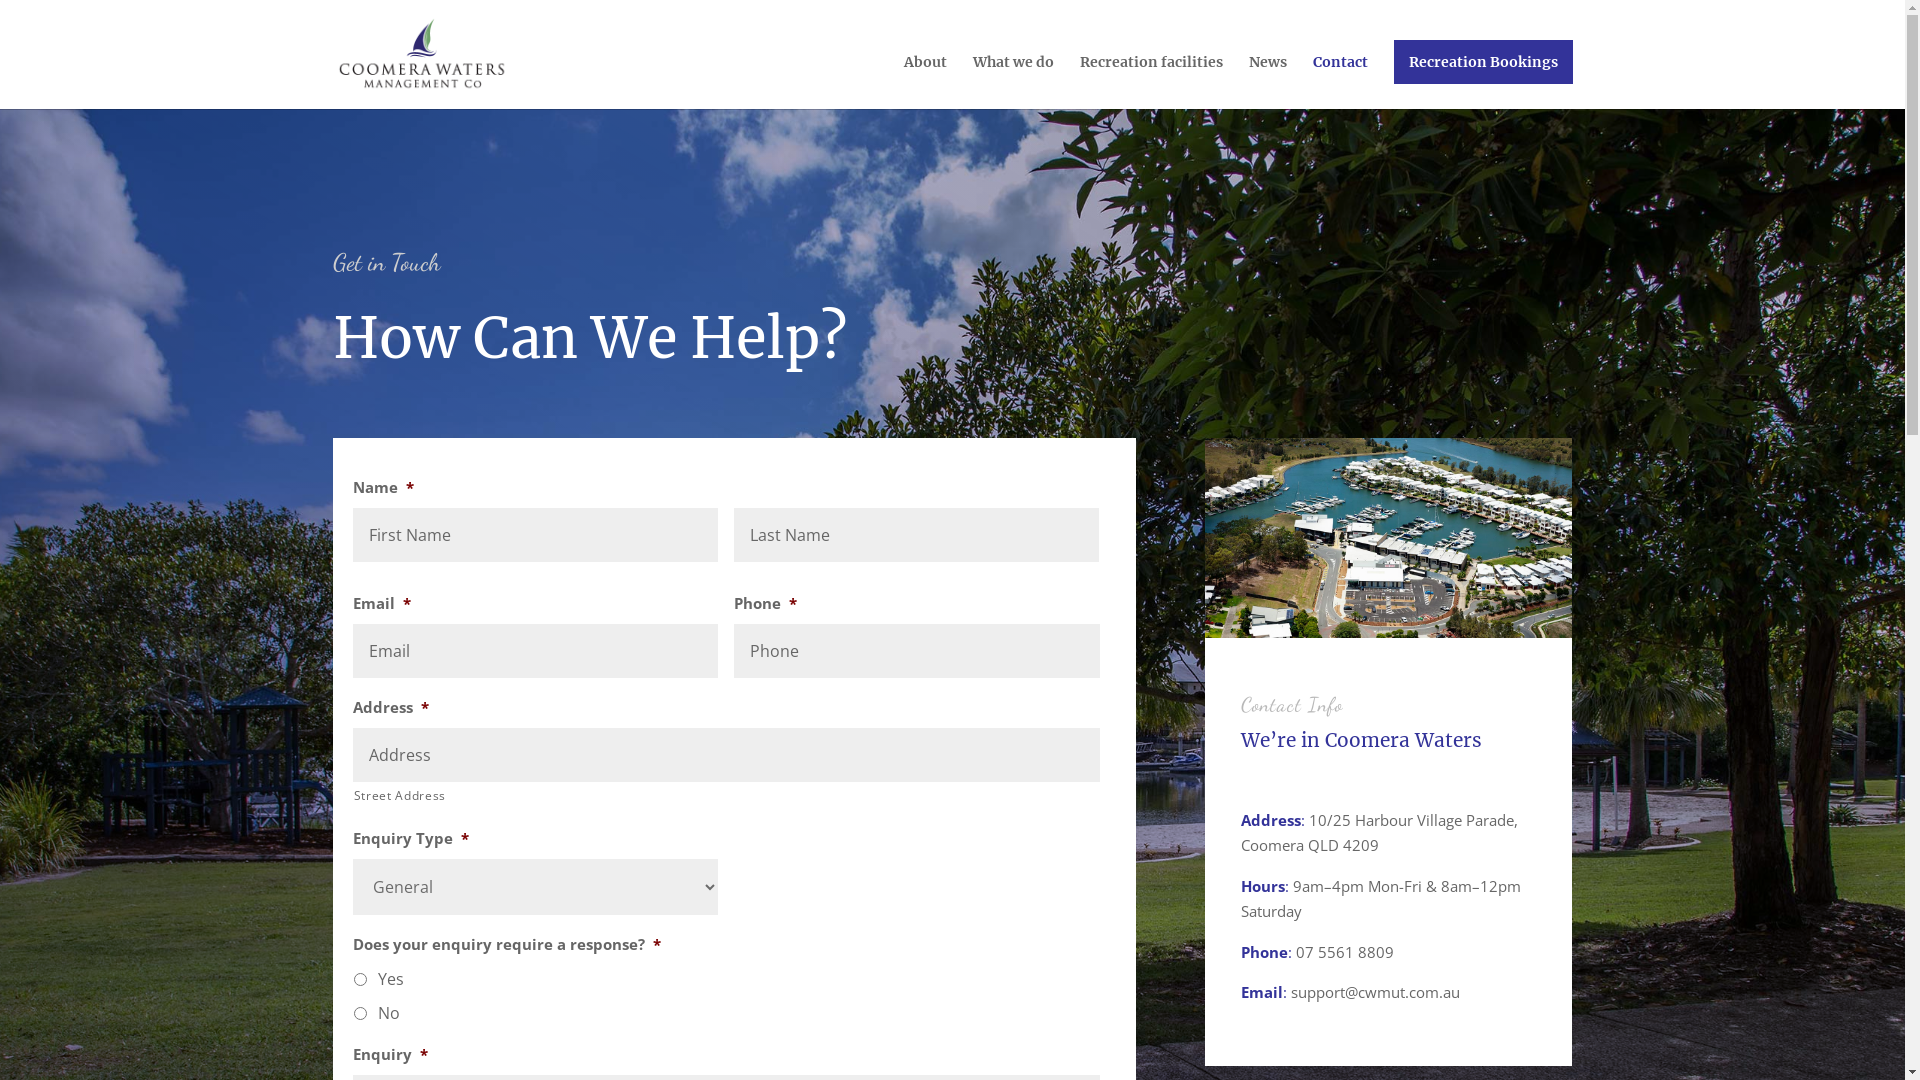 The height and width of the screenshot is (1080, 1920). I want to click on 'News', so click(1266, 80).